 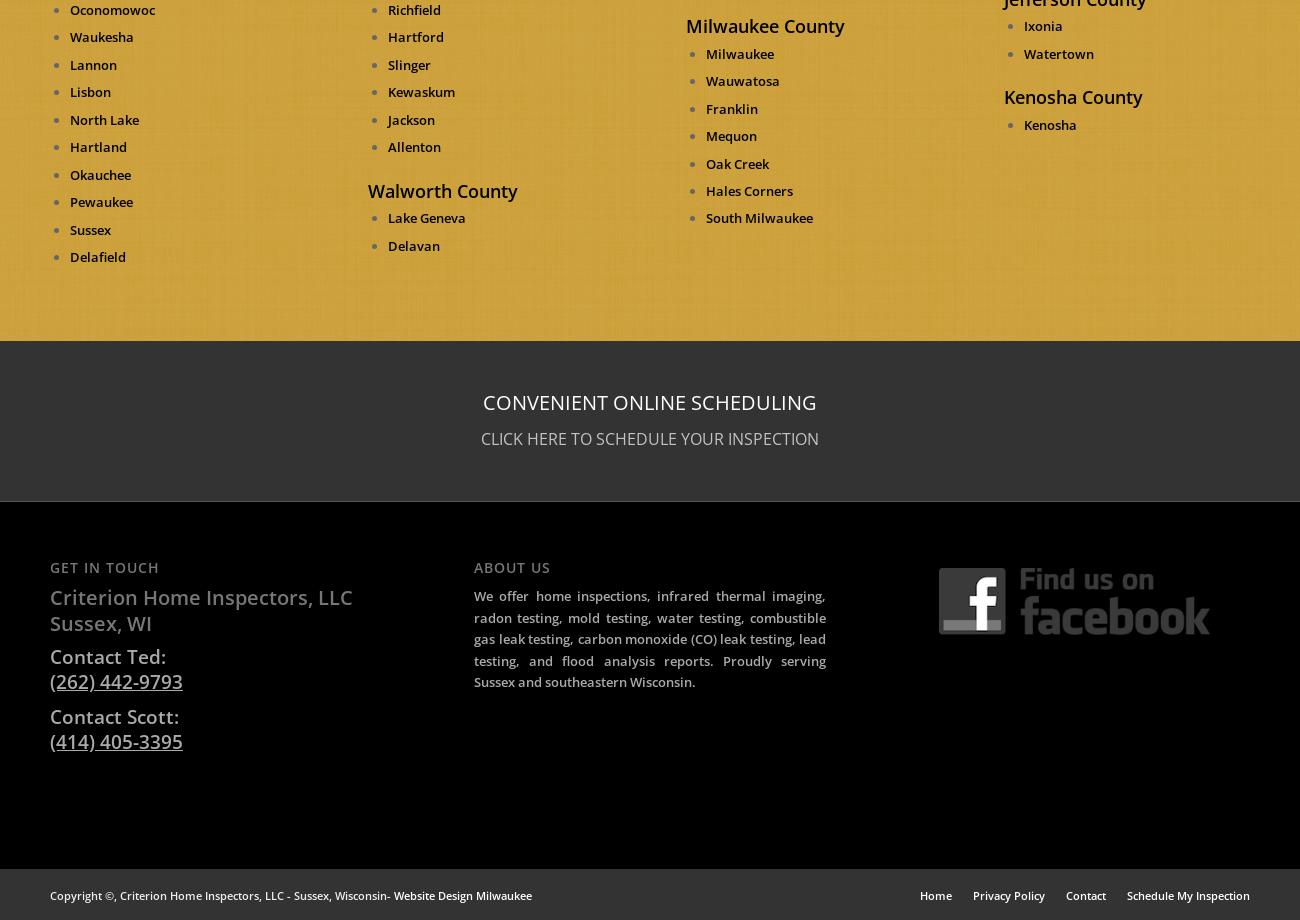 I want to click on 'Waukesha', so click(x=102, y=36).